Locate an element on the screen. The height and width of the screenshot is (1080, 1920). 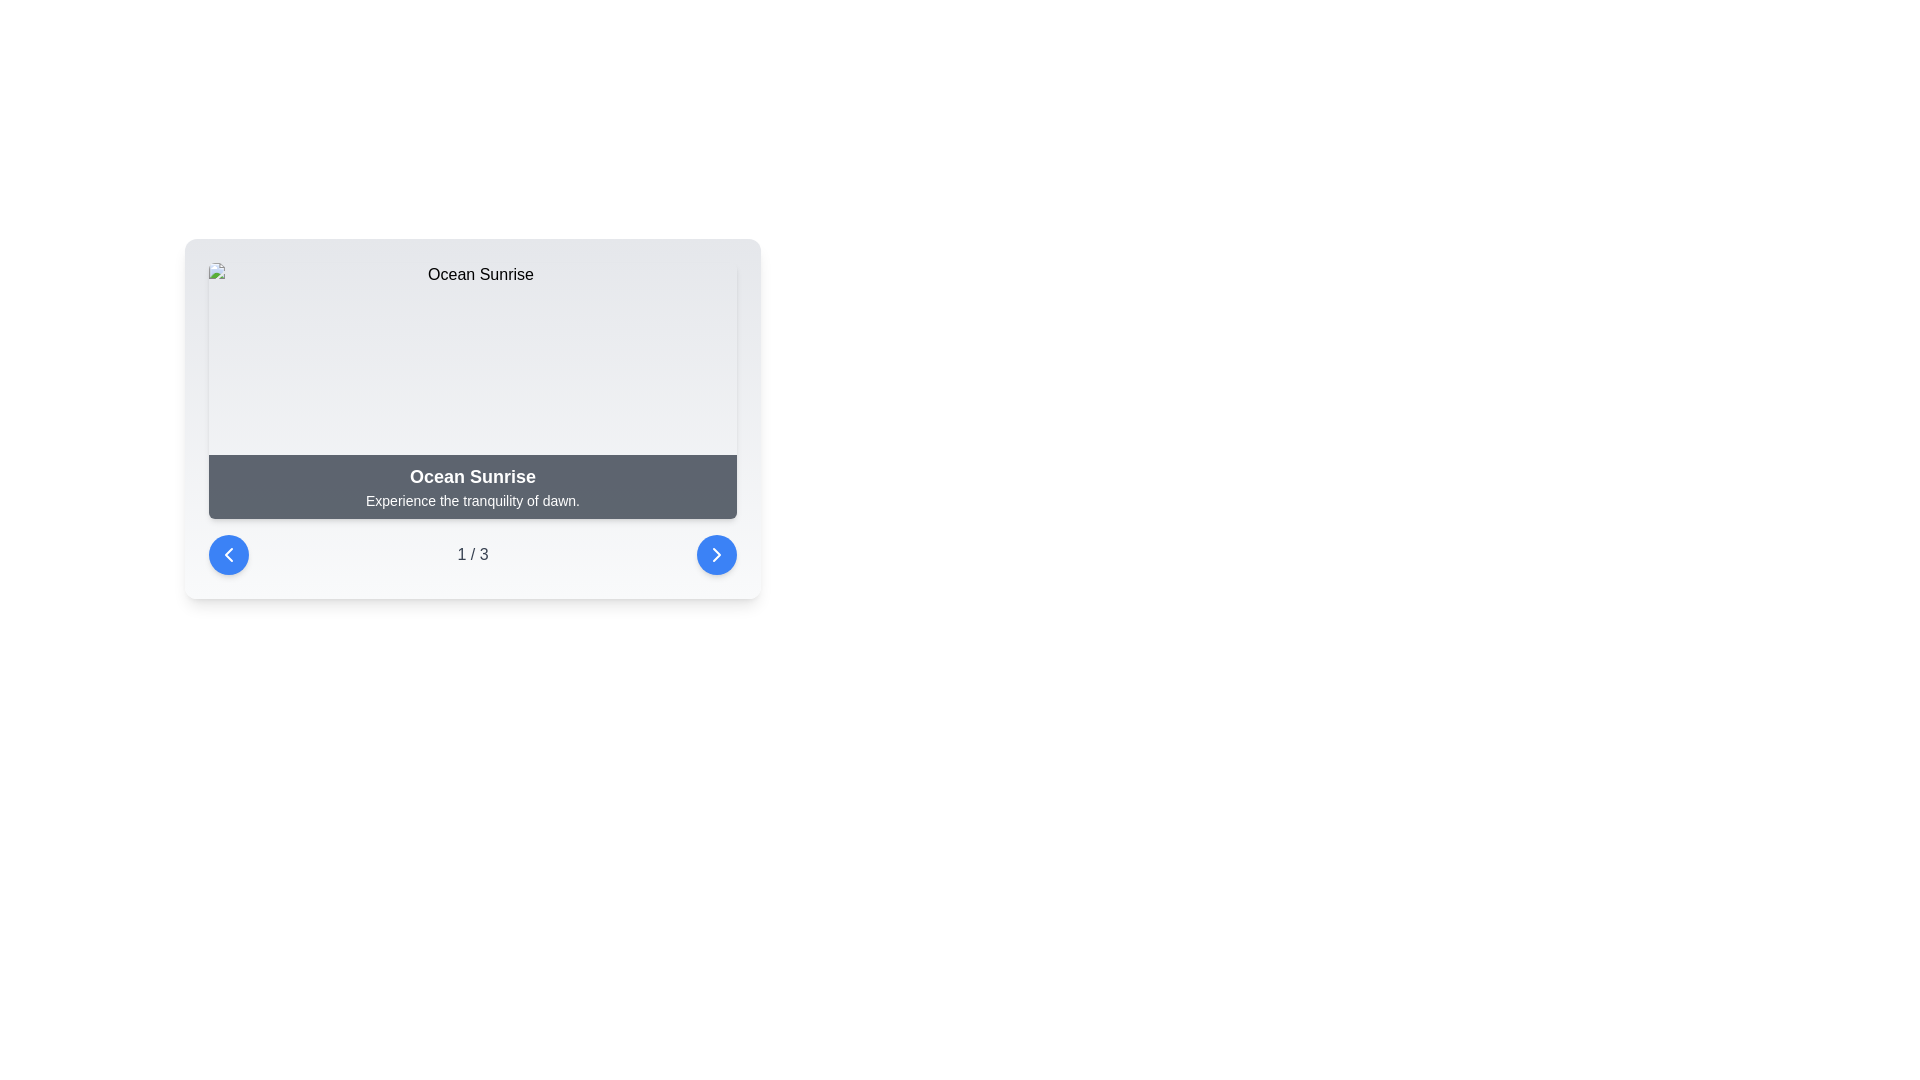
text content of the text component displaying 'Experience the tranquility of dawn.' located below the bold title 'Ocean Sunrise.' is located at coordinates (472, 500).